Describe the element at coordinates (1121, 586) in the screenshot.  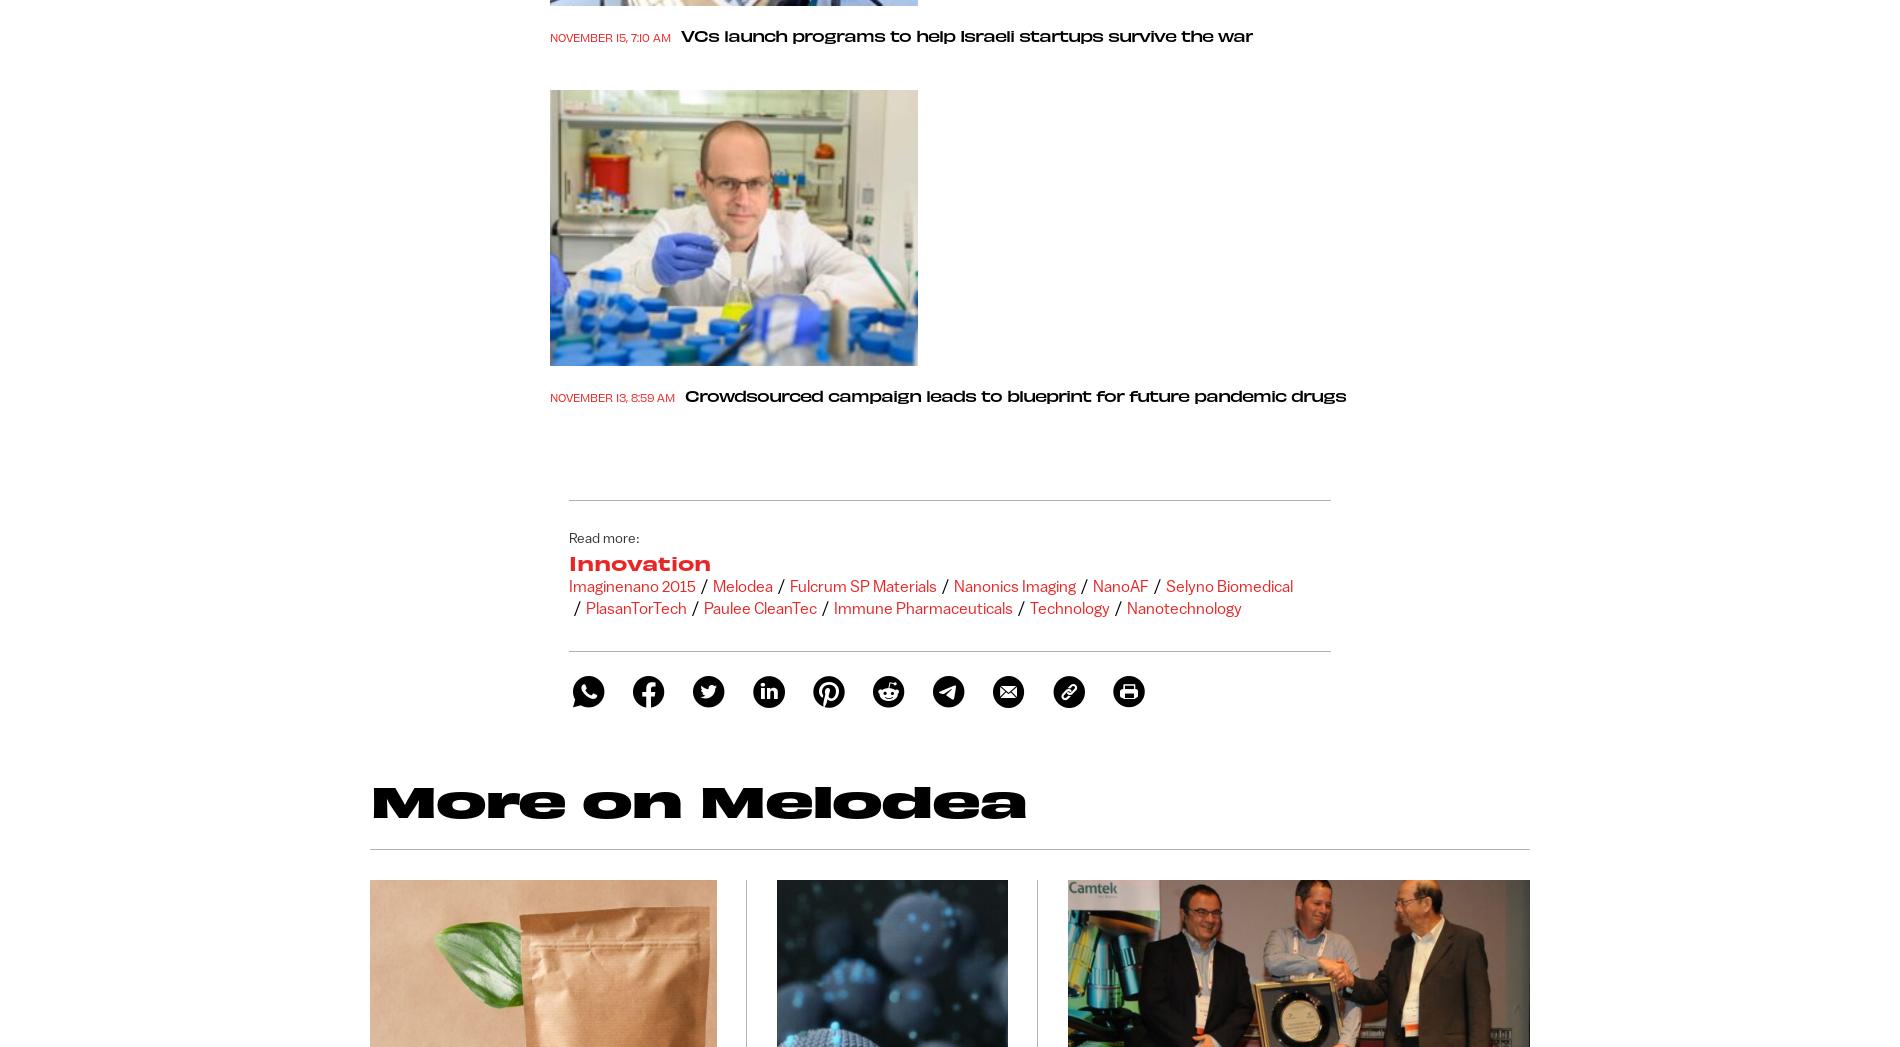
I see `'NanoAF'` at that location.